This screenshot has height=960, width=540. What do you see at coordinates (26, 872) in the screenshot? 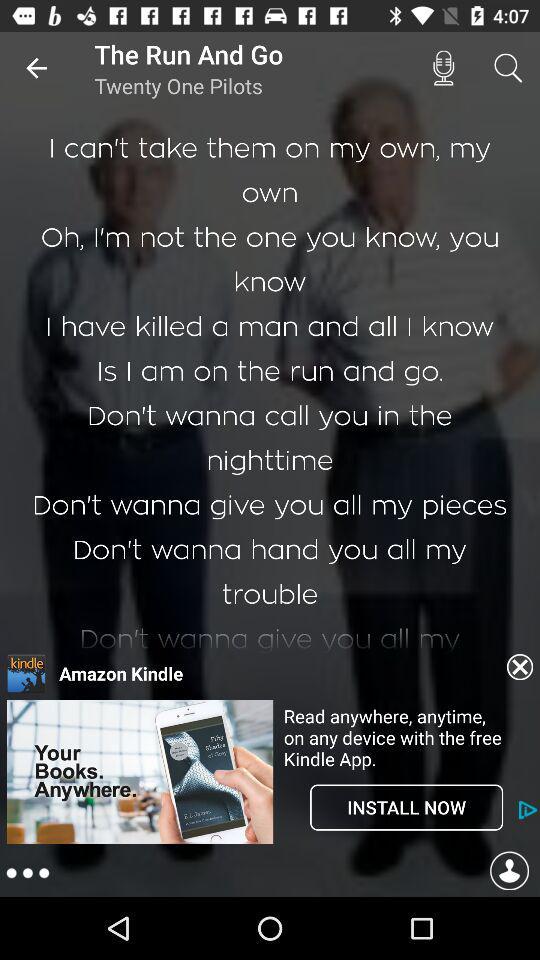
I see `the more icon` at bounding box center [26, 872].